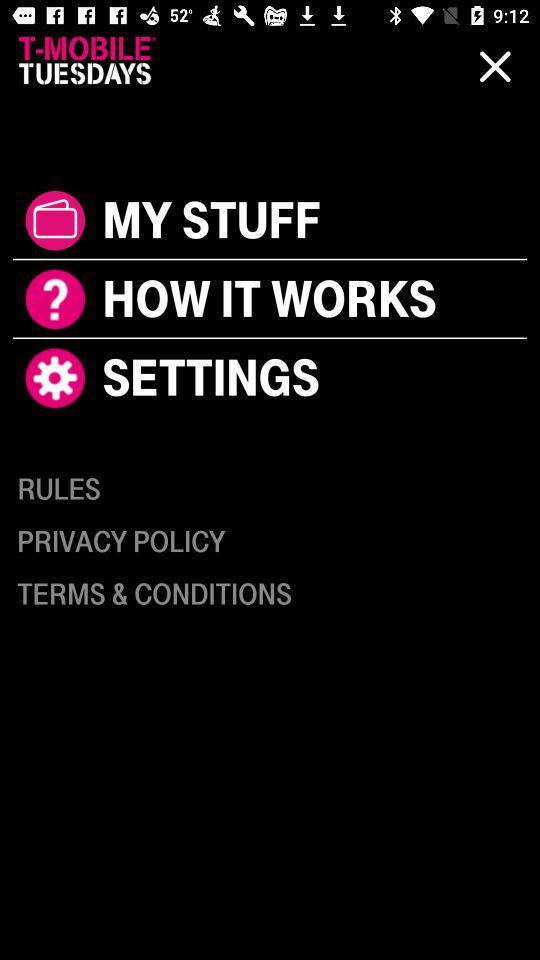 Image resolution: width=540 pixels, height=960 pixels. I want to click on close icon, so click(494, 79).